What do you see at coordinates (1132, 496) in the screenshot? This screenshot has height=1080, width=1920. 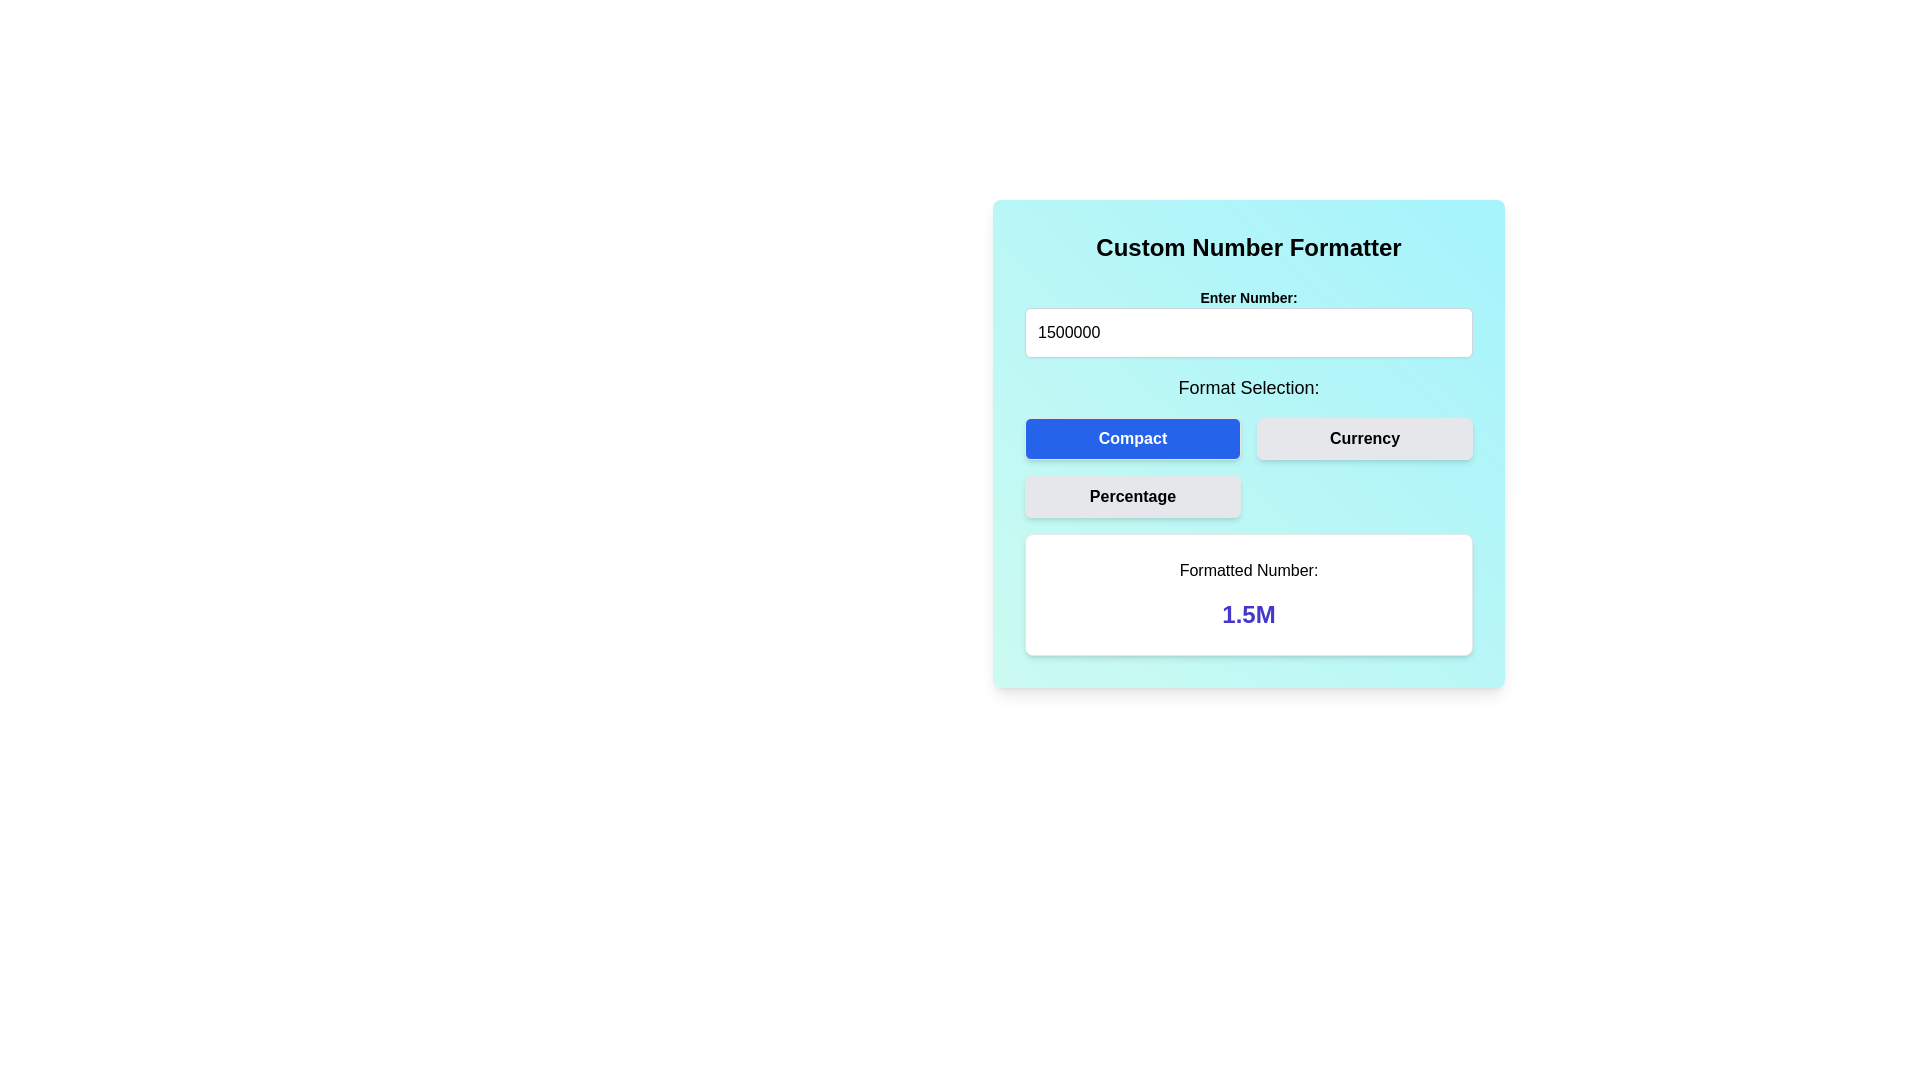 I see `the 'Percentage' button which is styled with a rounded border and light gray background, located below the 'Compact' and 'Currency' buttons in the 'Format Selection' section` at bounding box center [1132, 496].